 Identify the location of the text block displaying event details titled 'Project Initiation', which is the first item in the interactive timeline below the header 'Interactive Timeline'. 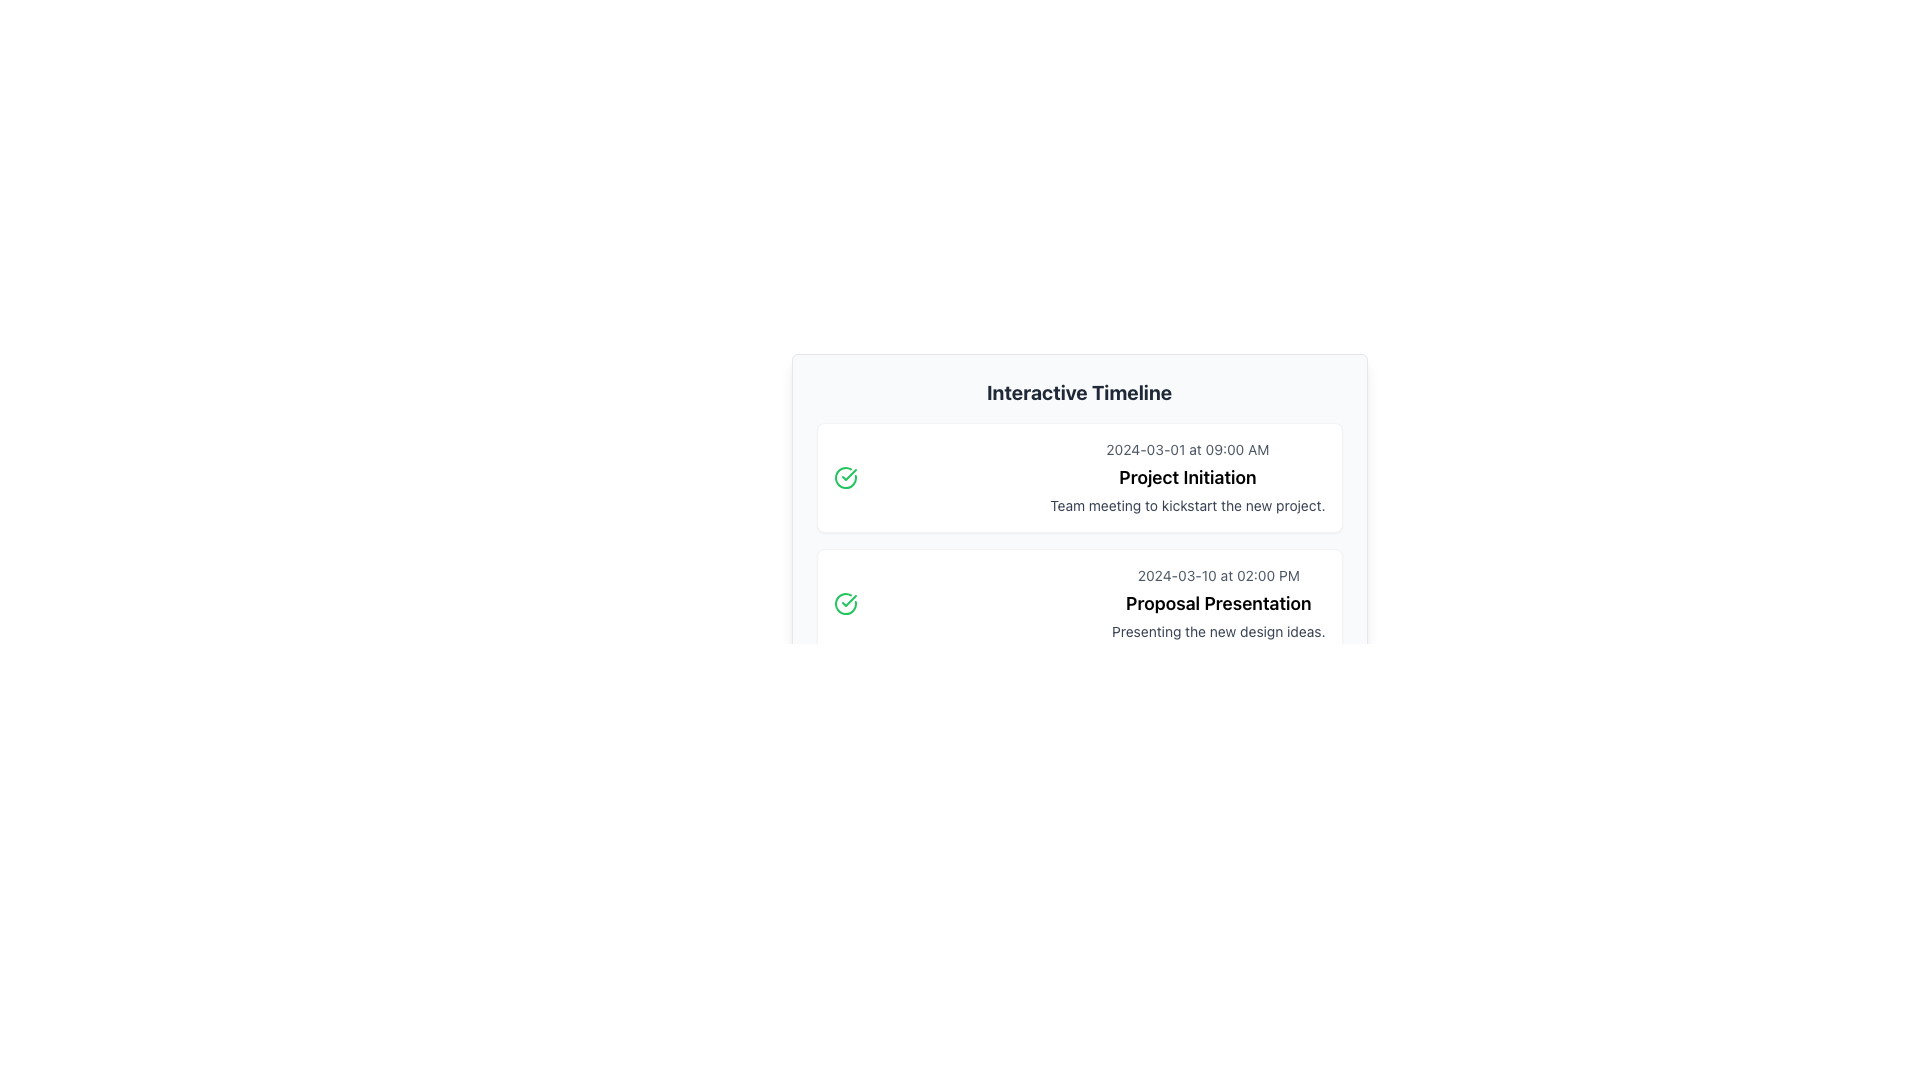
(1187, 478).